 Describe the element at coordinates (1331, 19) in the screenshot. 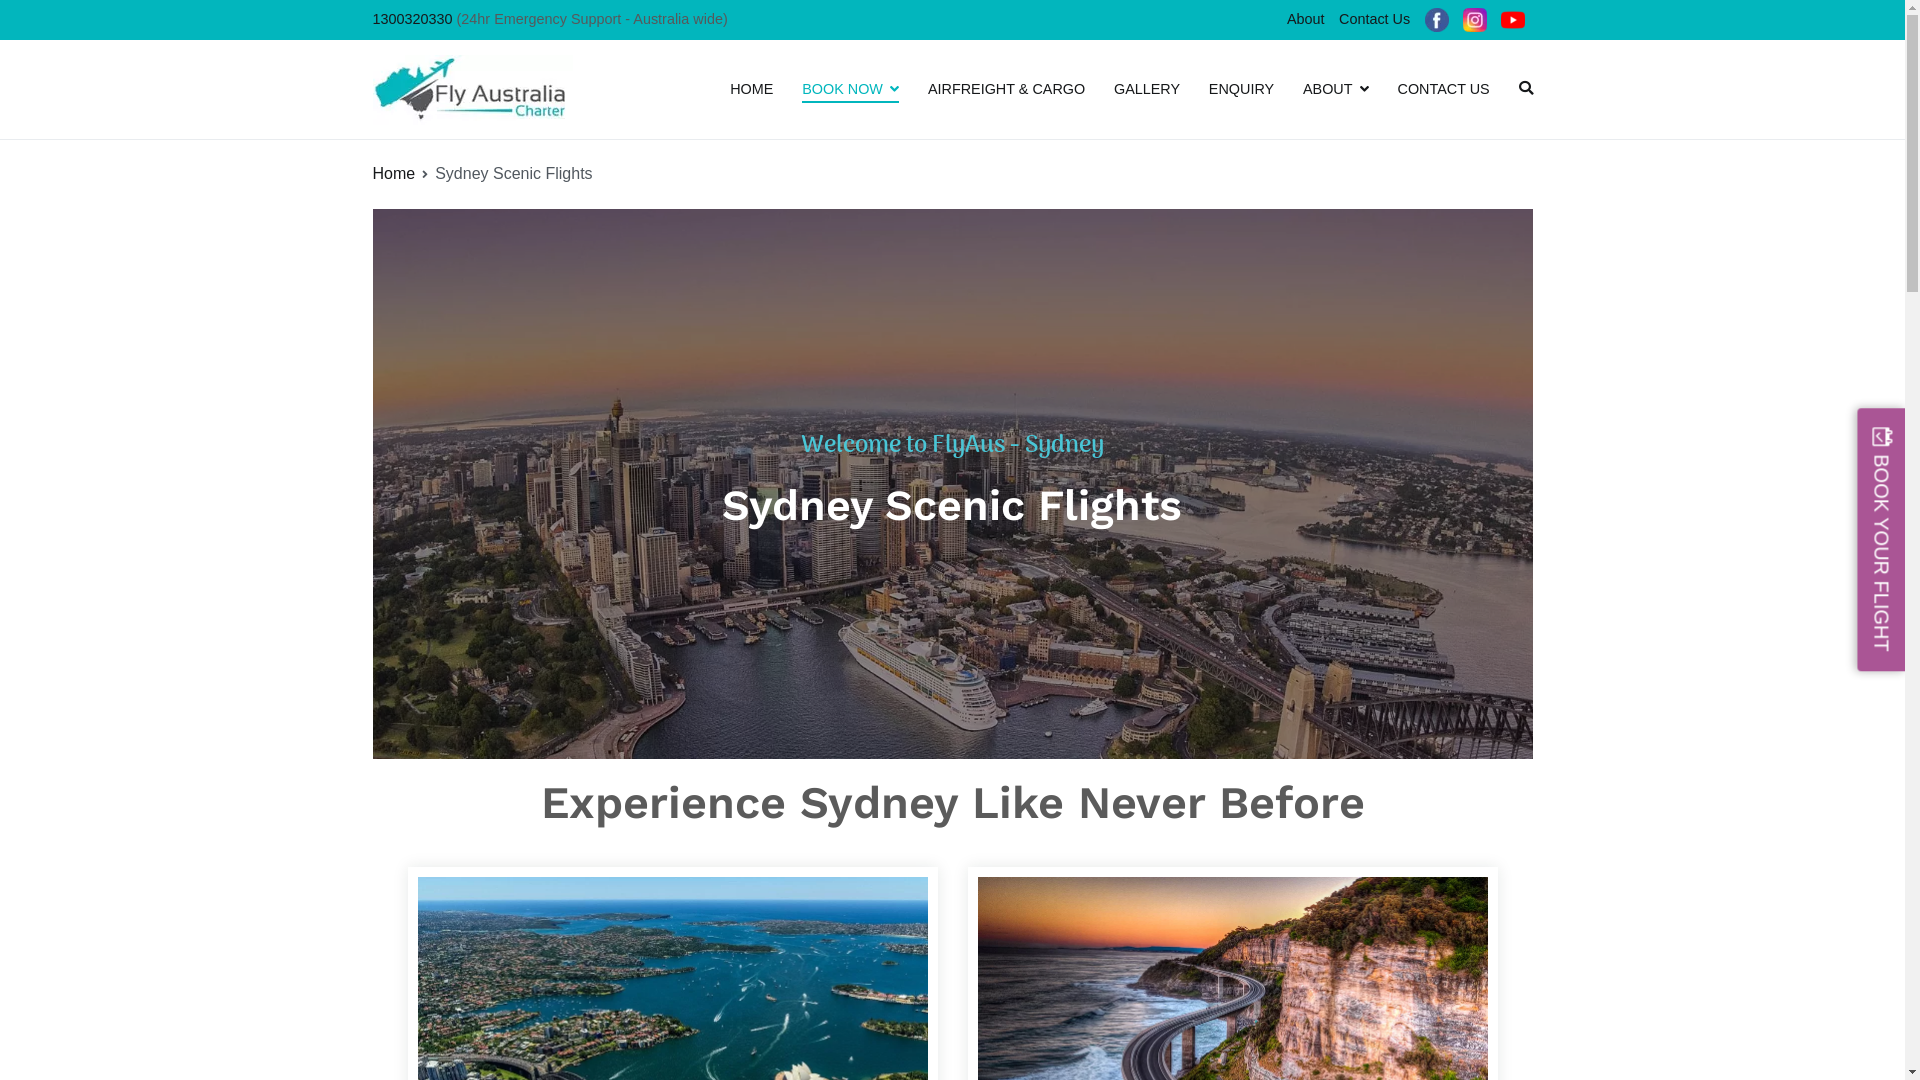

I see `'Contact Us'` at that location.